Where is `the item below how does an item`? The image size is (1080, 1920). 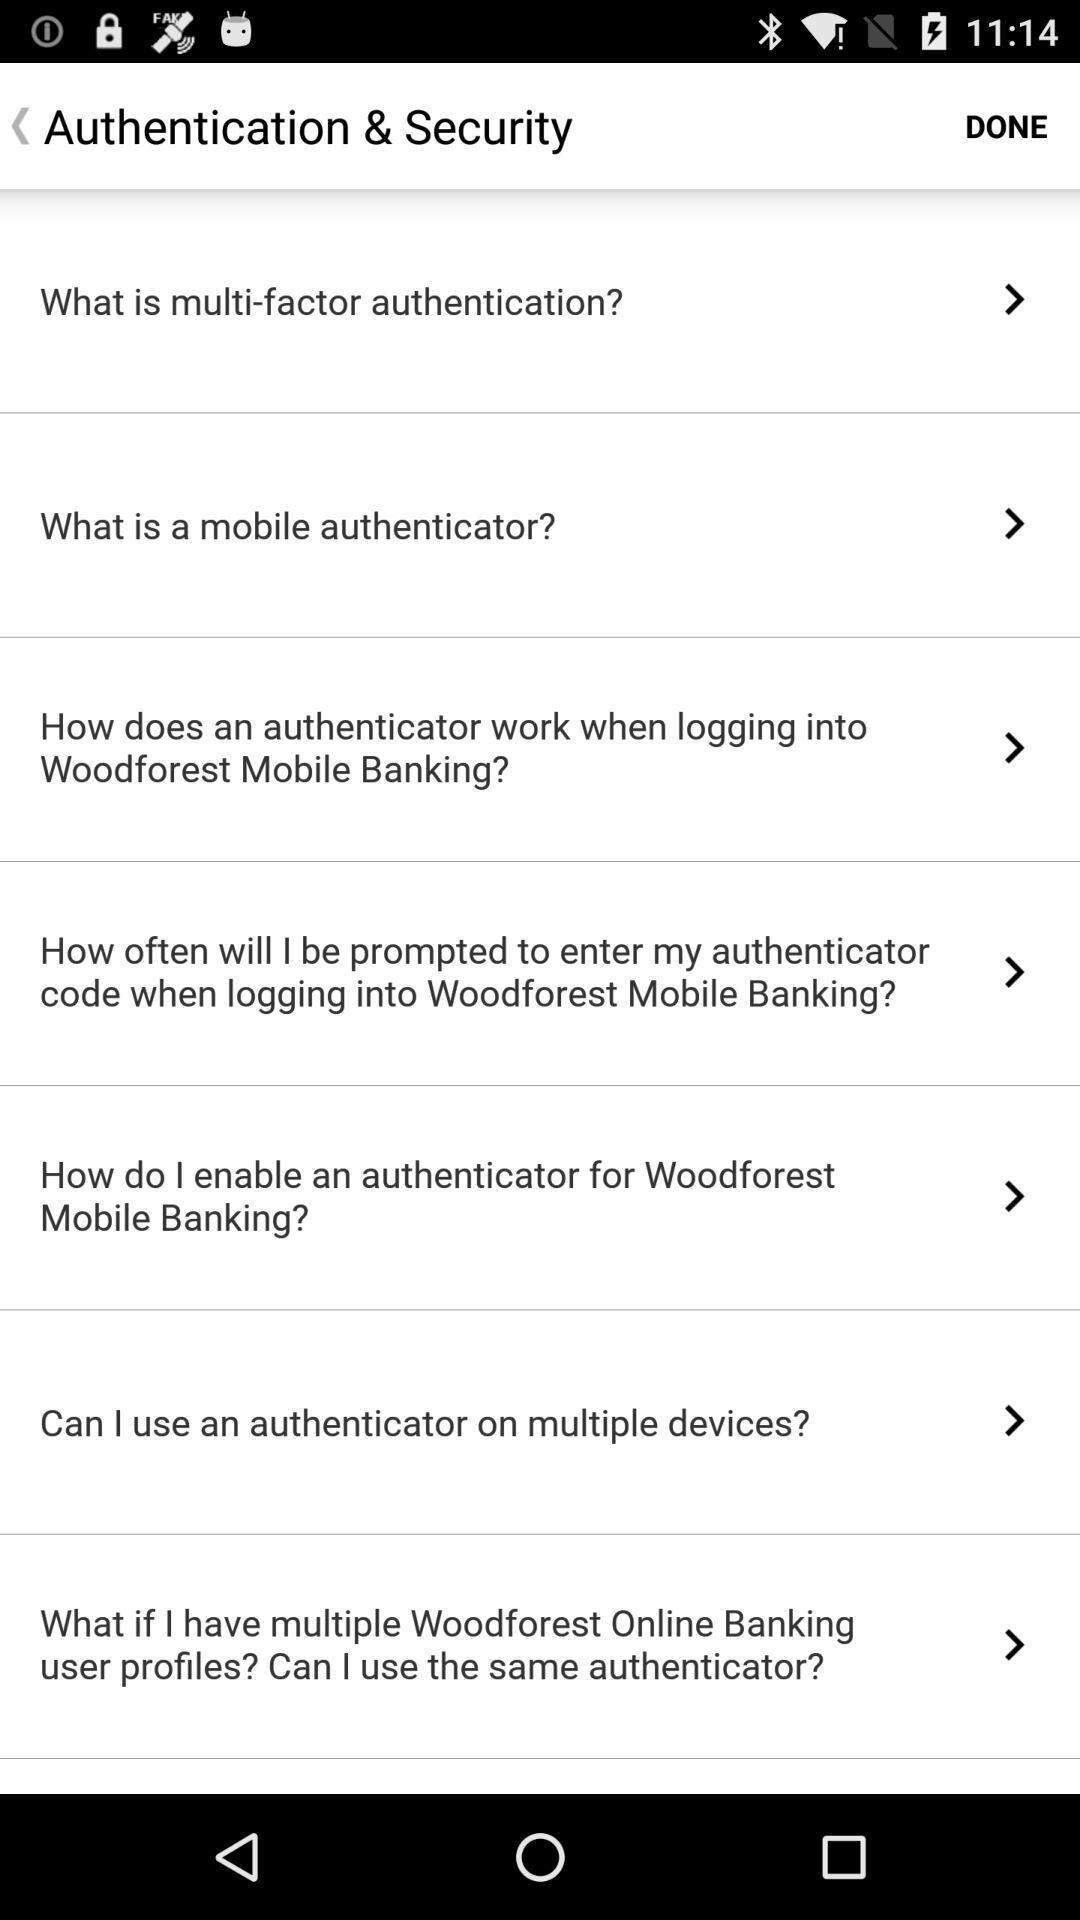
the item below how does an item is located at coordinates (540, 861).